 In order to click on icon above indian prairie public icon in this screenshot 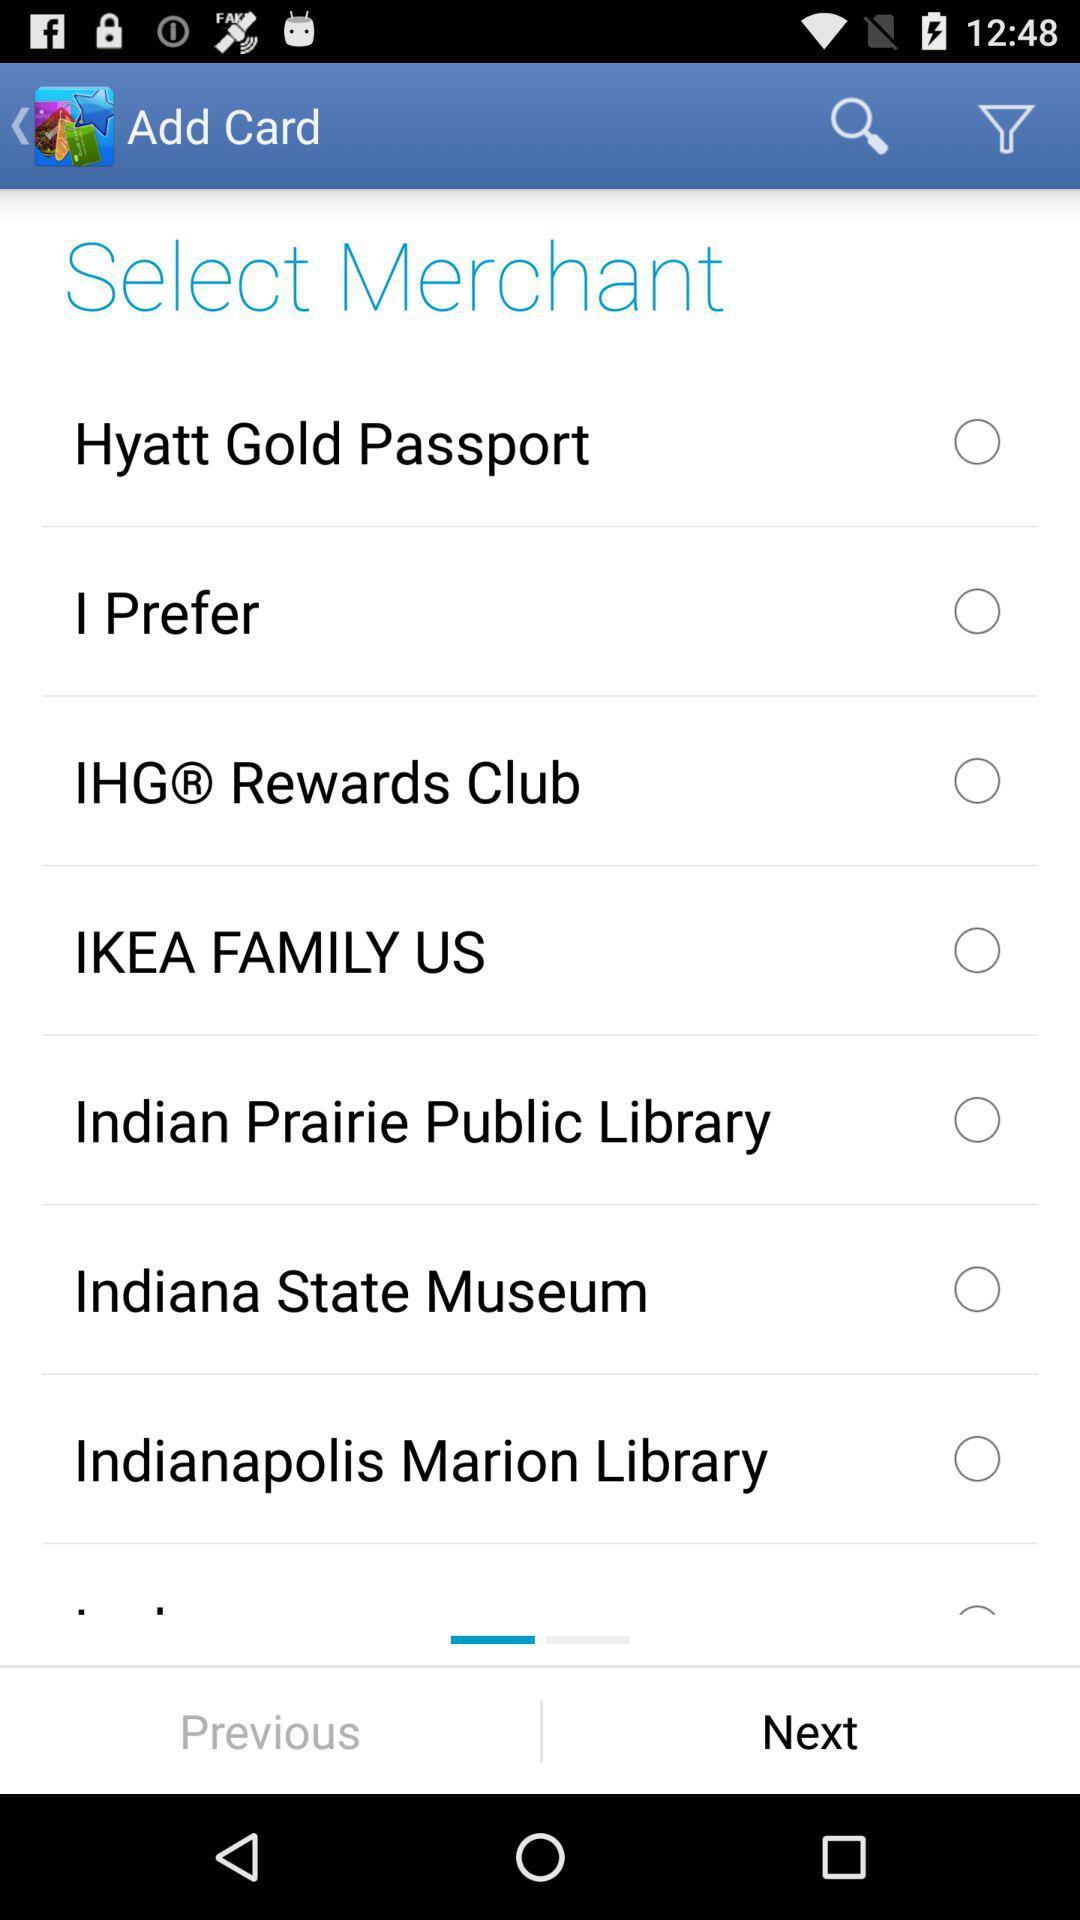, I will do `click(540, 949)`.